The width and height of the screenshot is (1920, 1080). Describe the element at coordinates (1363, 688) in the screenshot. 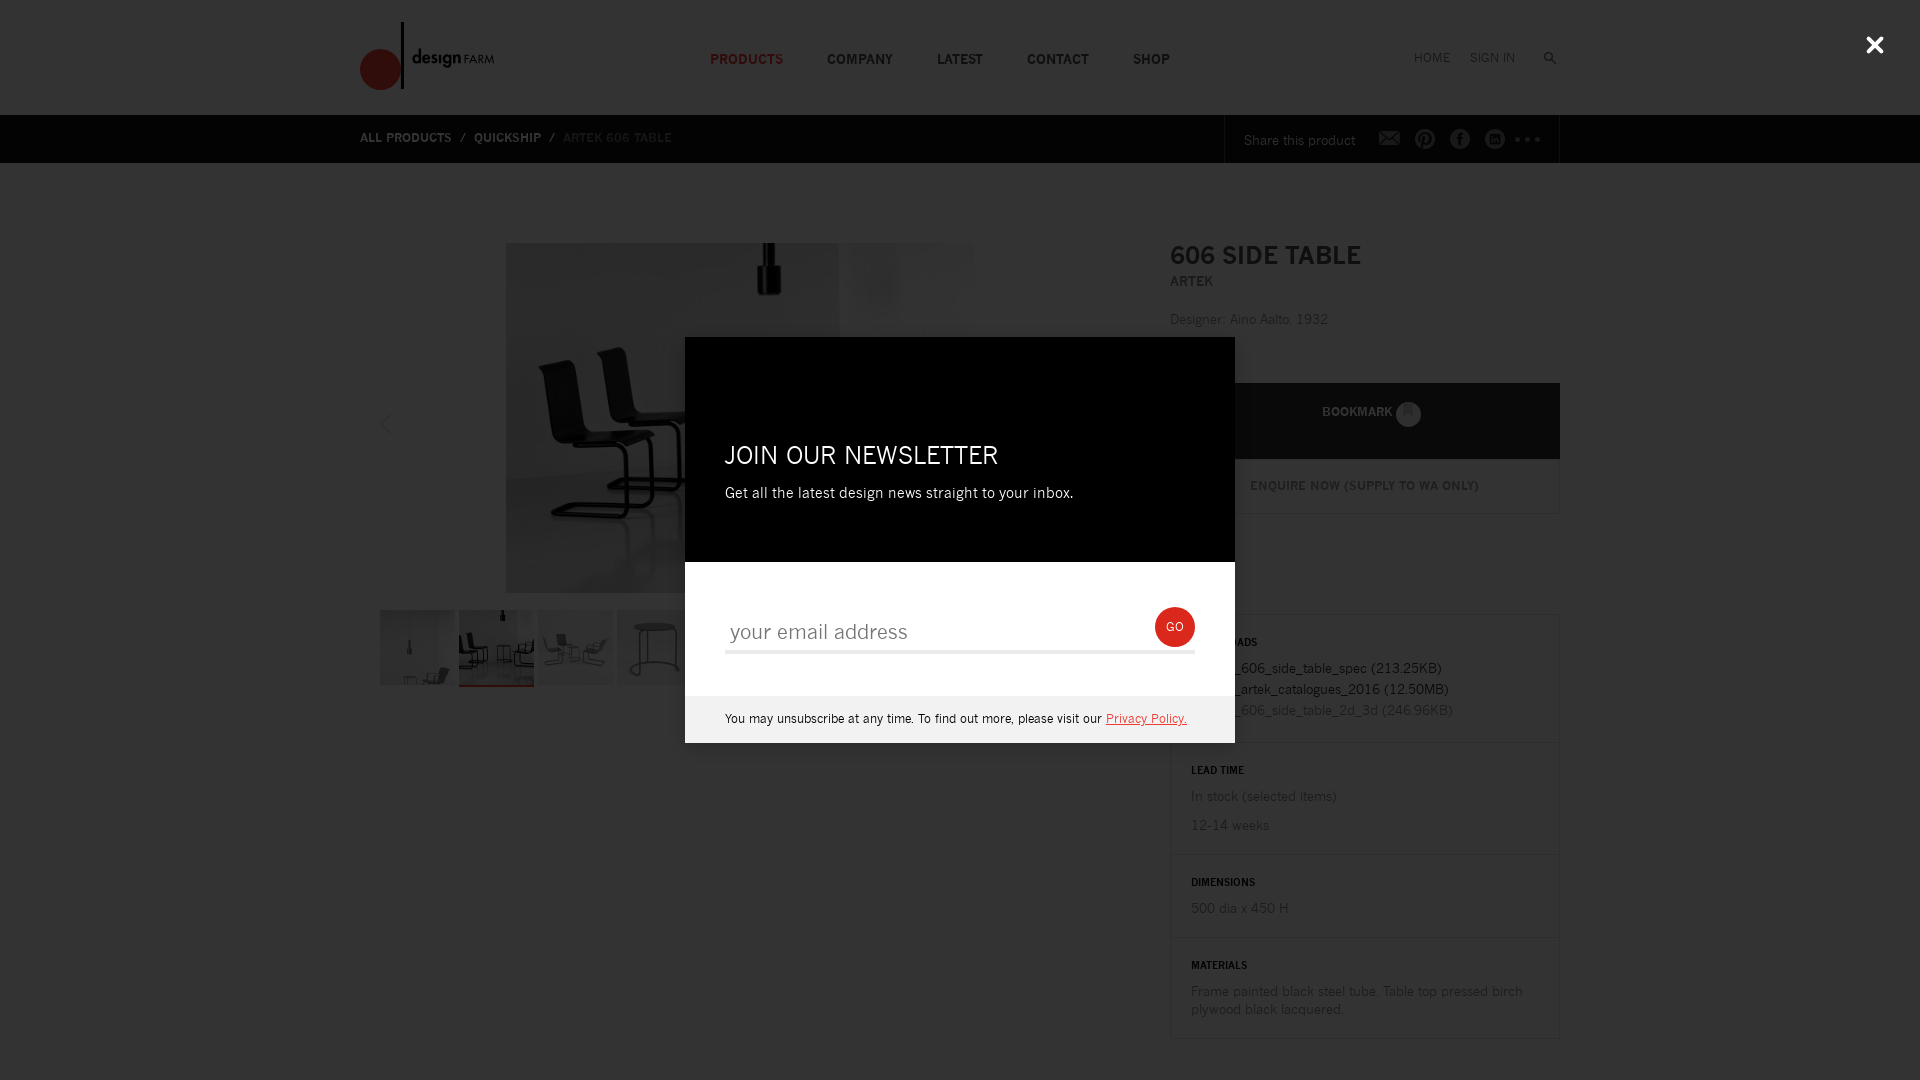

I see `'atk_artek_catalogues_2016 (12.50MB)'` at that location.